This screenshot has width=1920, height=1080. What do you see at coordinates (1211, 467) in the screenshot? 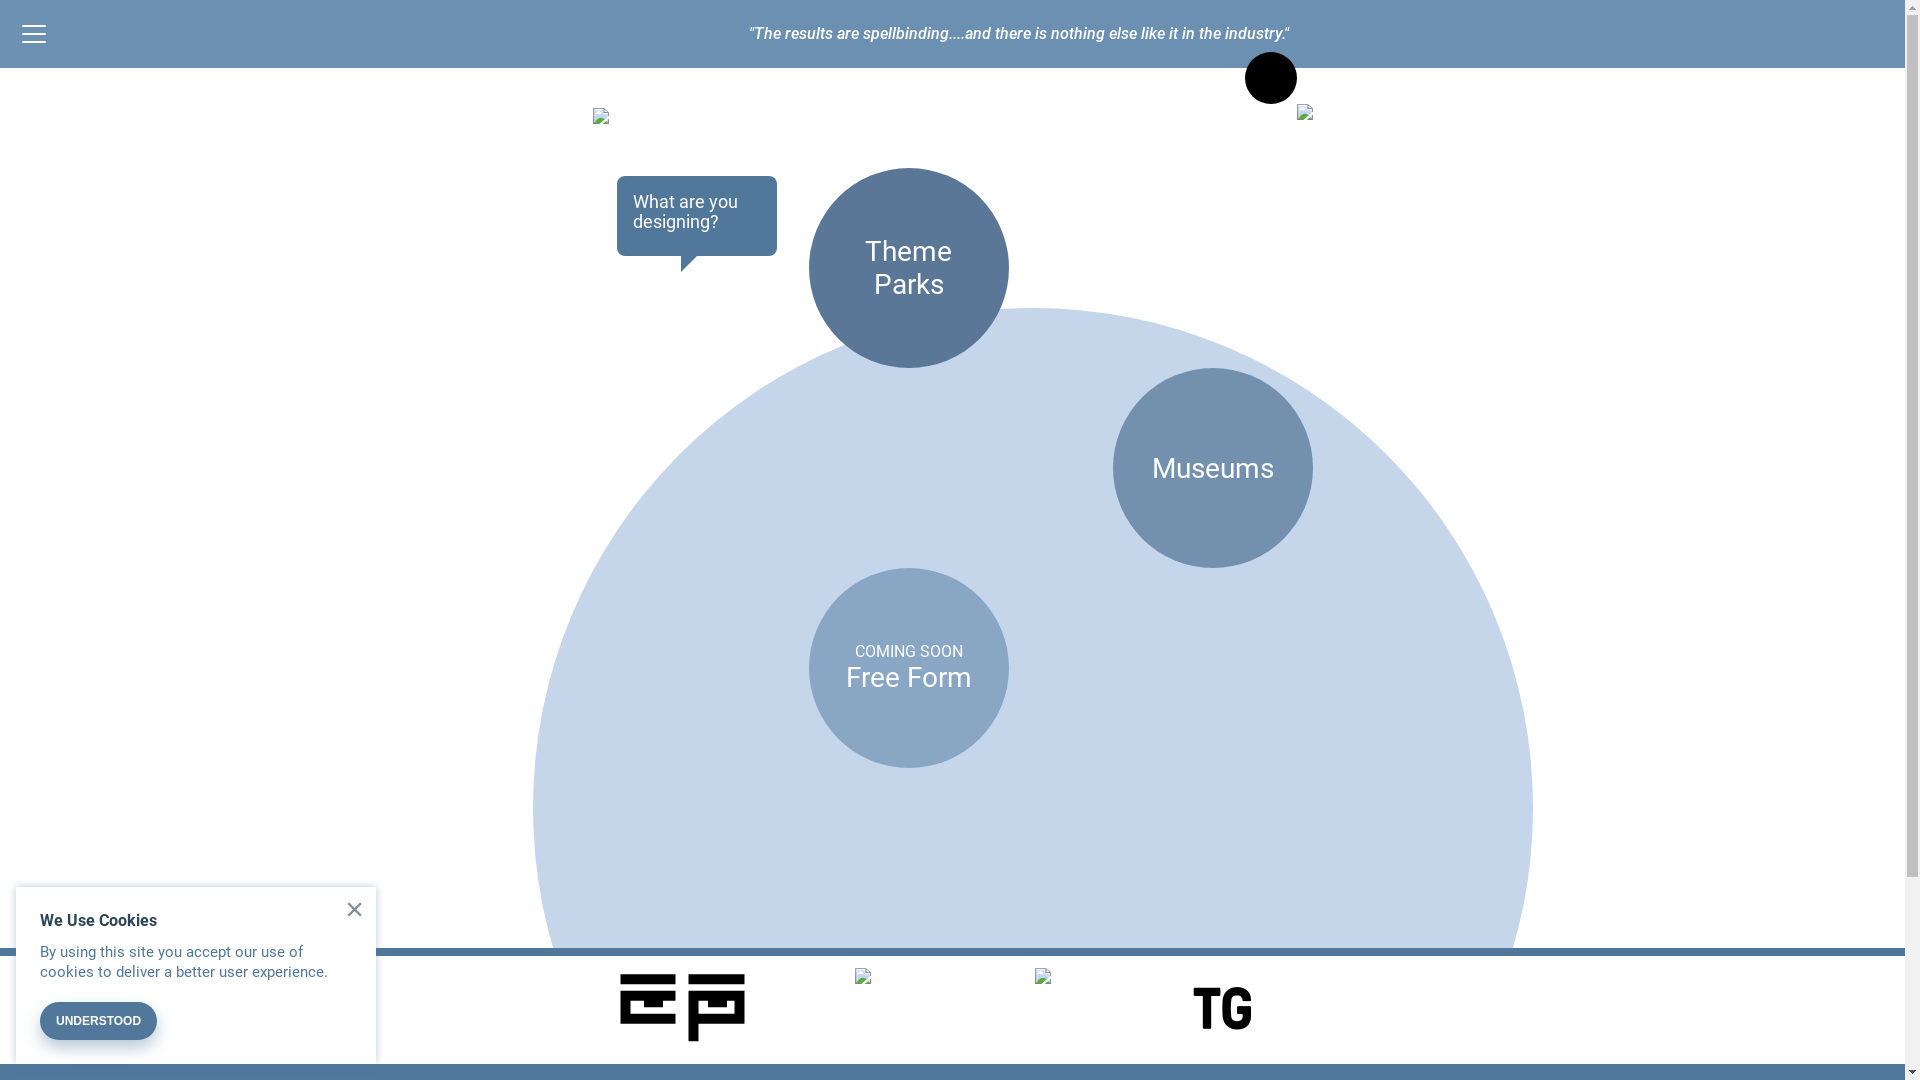
I see `'Museums'` at bounding box center [1211, 467].